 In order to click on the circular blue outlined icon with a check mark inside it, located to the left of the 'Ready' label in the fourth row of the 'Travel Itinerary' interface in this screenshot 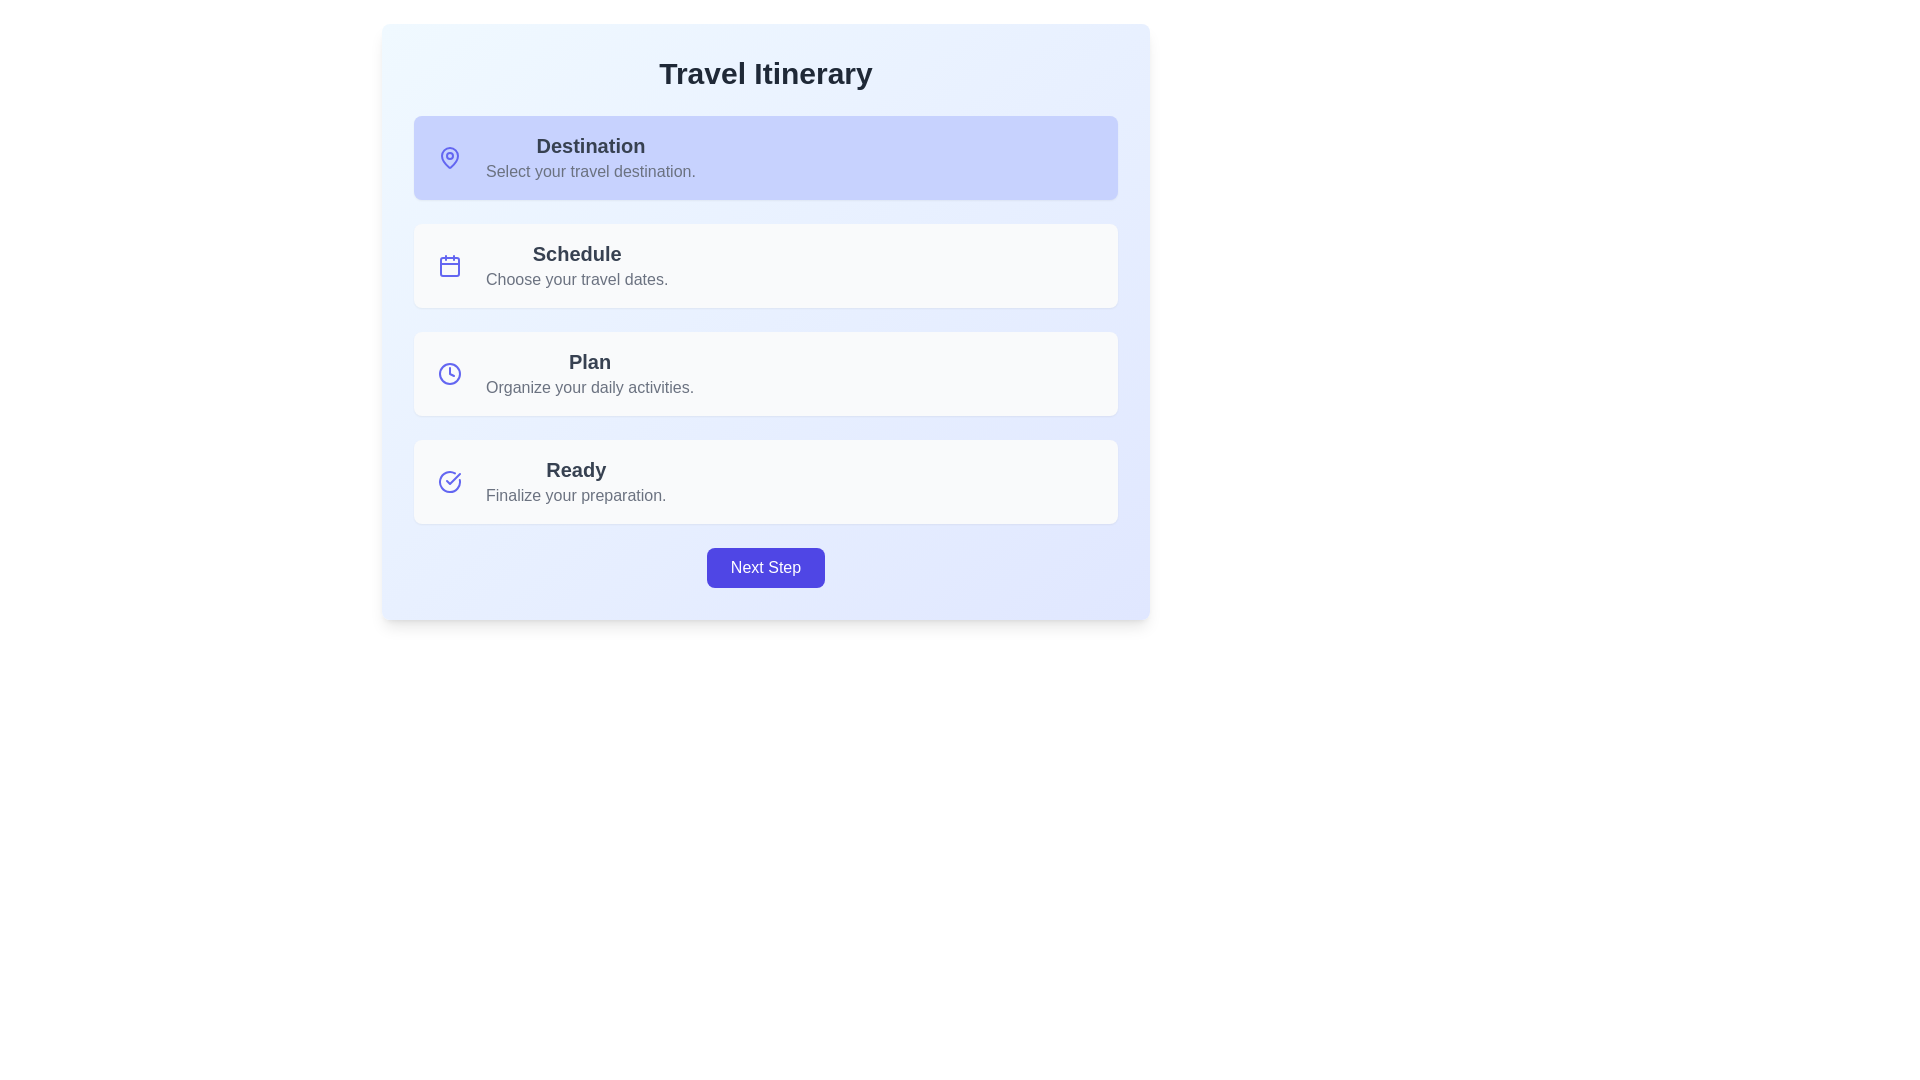, I will do `click(449, 482)`.